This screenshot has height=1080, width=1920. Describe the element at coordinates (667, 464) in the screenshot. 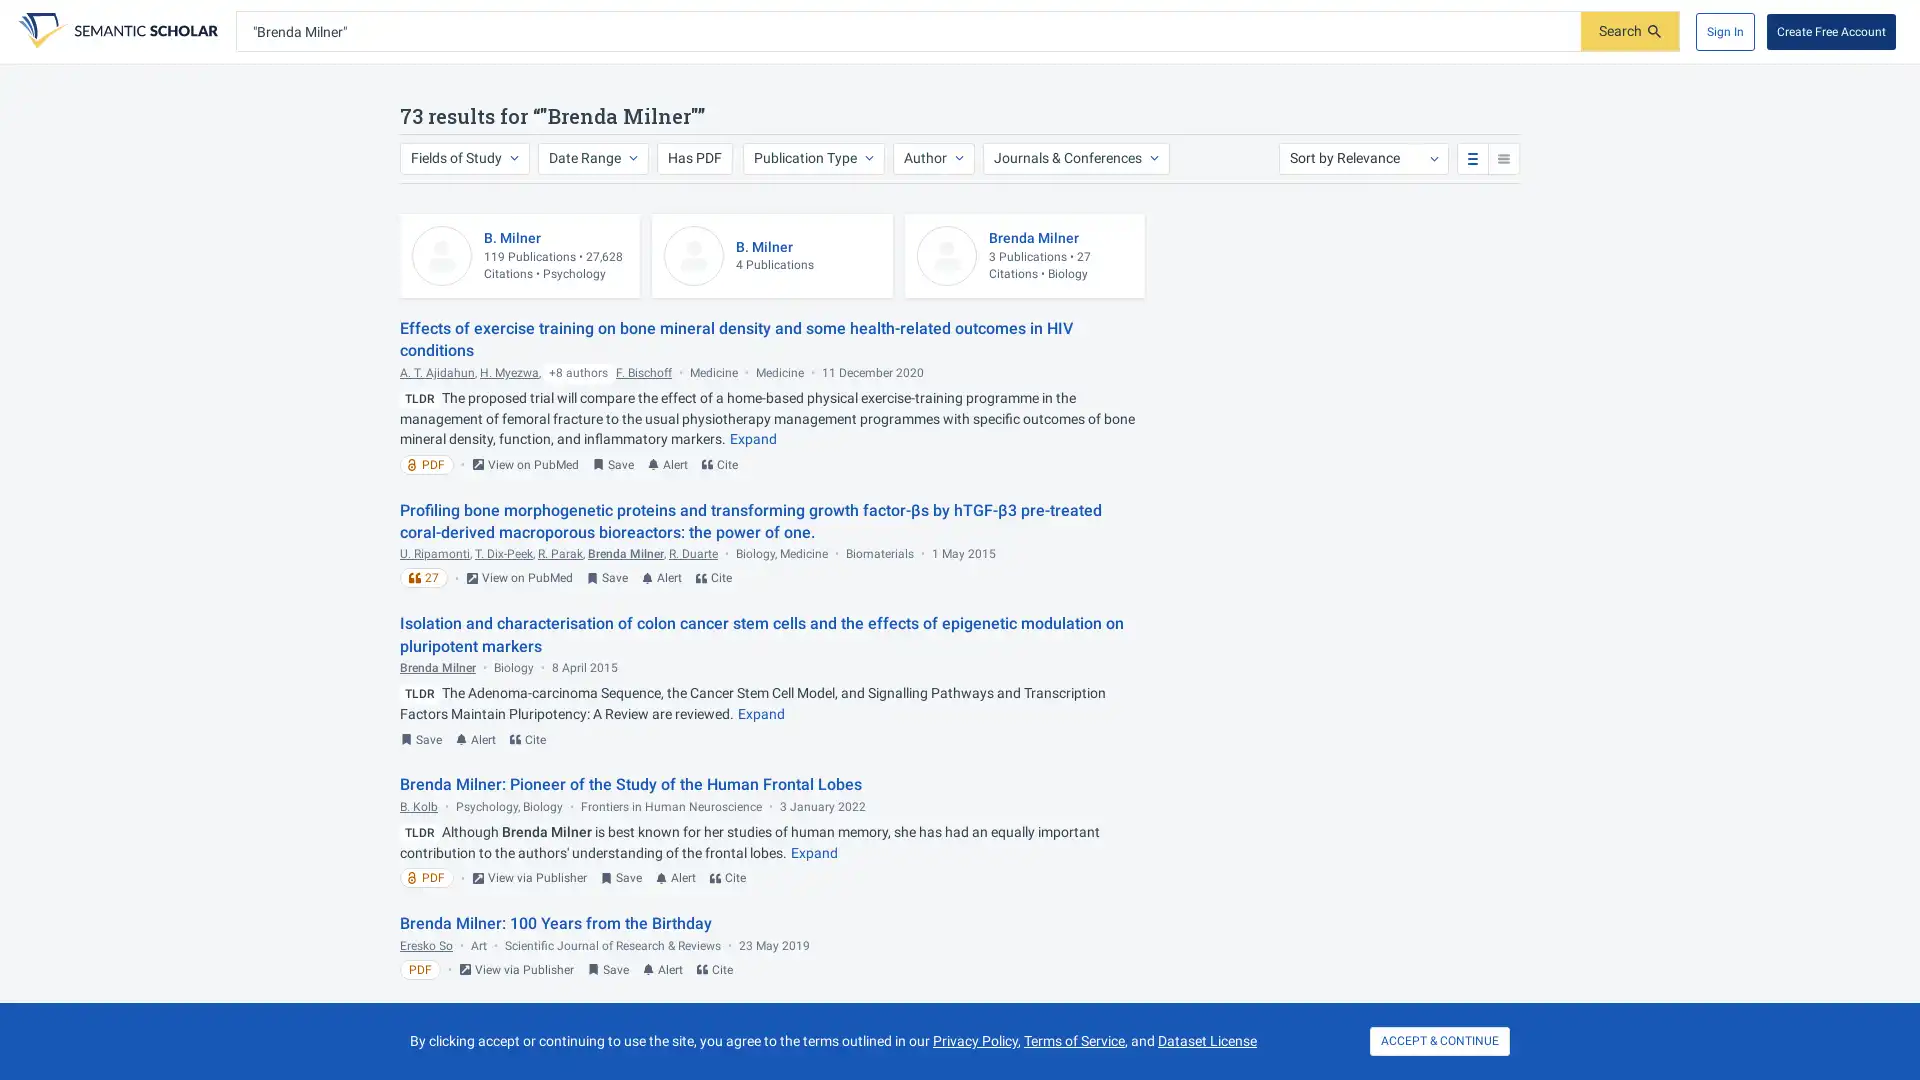

I see `Turn on email alert for this paper` at that location.